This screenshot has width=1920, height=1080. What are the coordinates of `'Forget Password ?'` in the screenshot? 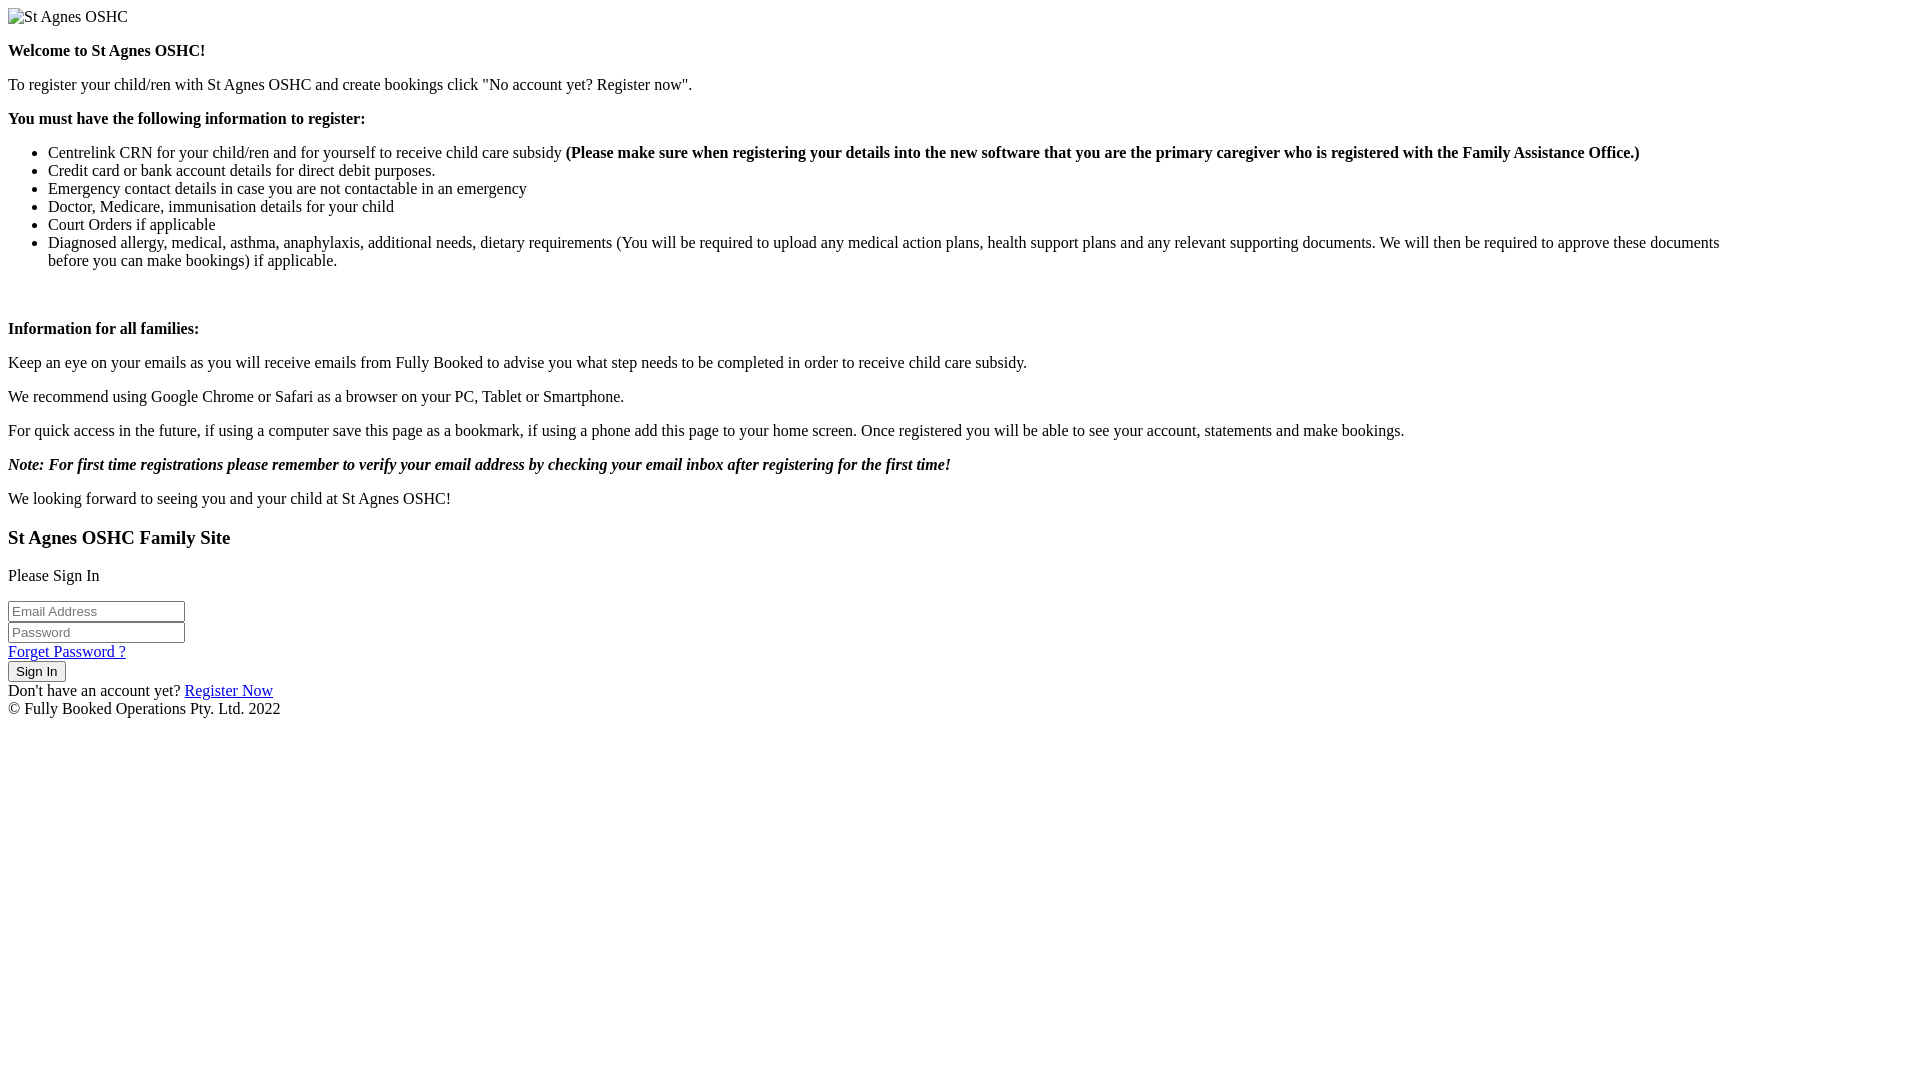 It's located at (67, 651).